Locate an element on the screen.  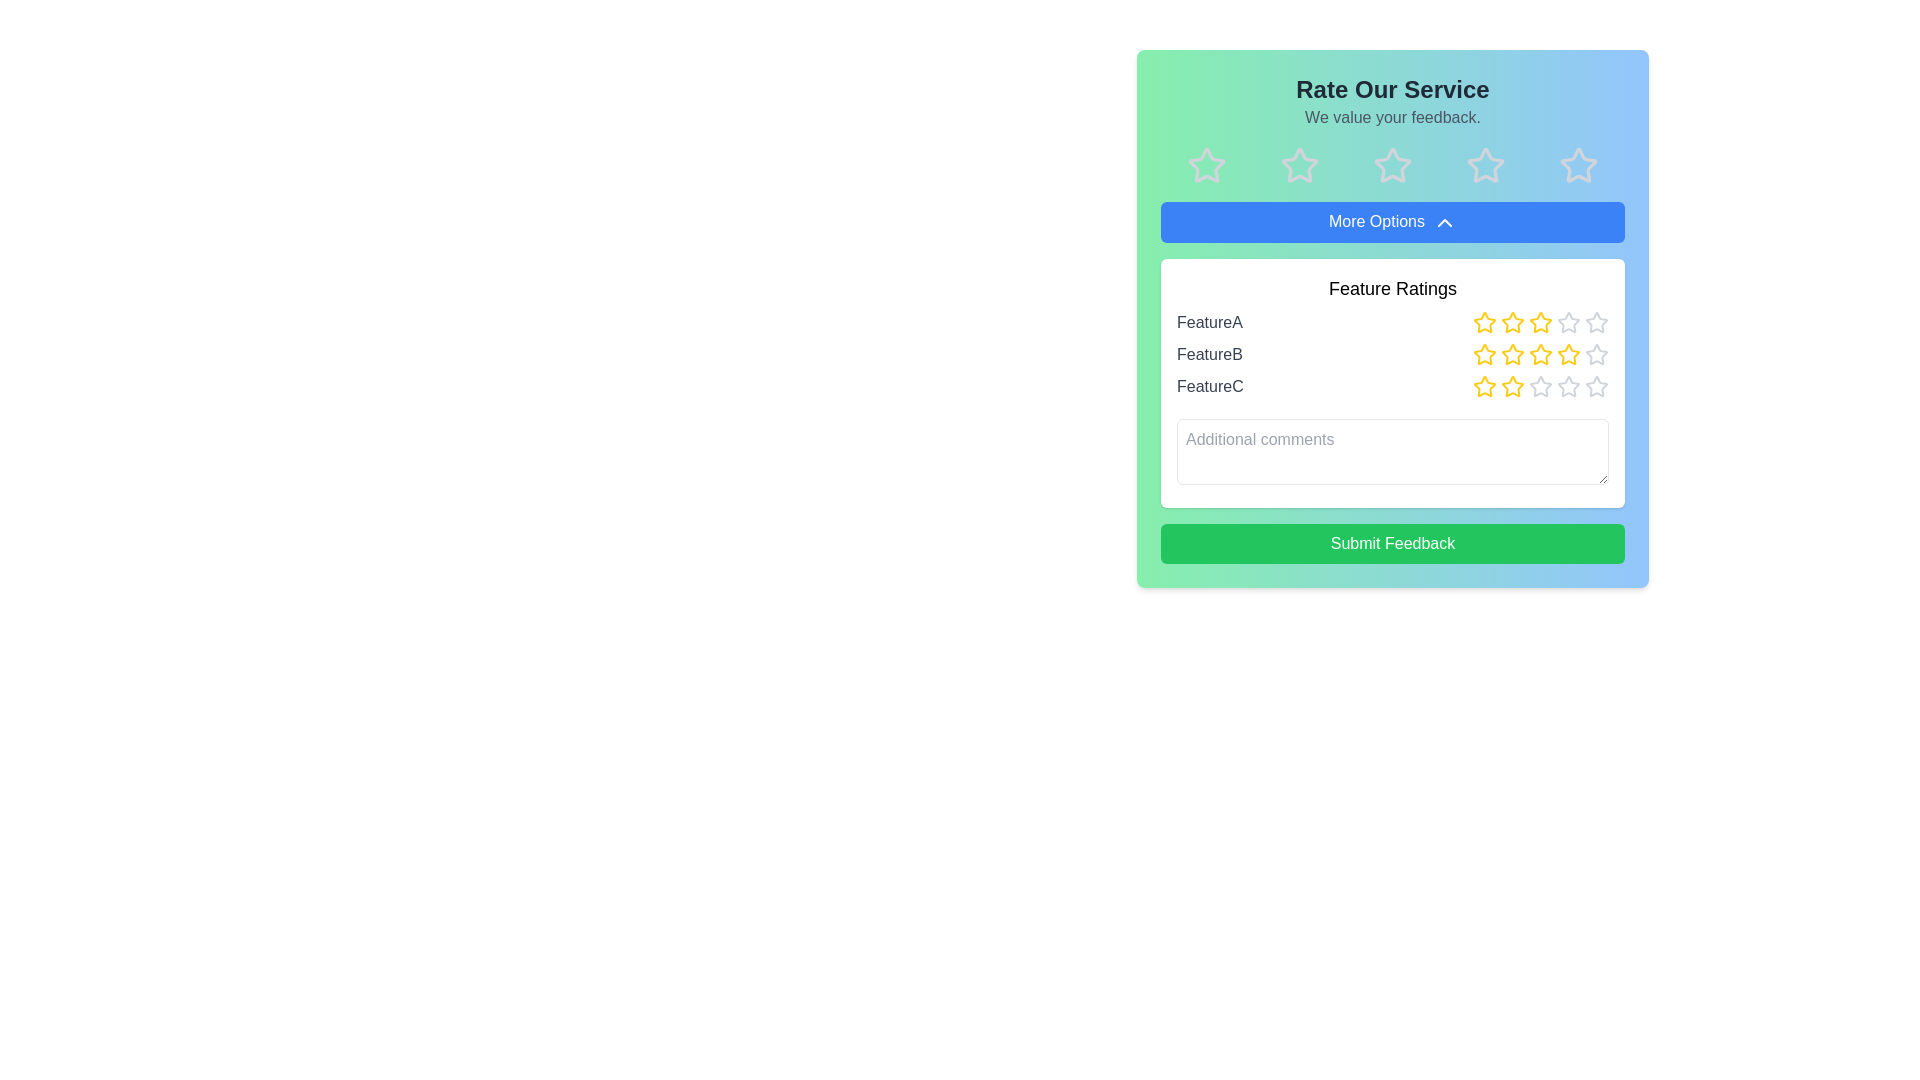
the fourth star icon in the rating system, which is part of a group of five star elements arranged horizontally at the top center of the interface is located at coordinates (1485, 164).